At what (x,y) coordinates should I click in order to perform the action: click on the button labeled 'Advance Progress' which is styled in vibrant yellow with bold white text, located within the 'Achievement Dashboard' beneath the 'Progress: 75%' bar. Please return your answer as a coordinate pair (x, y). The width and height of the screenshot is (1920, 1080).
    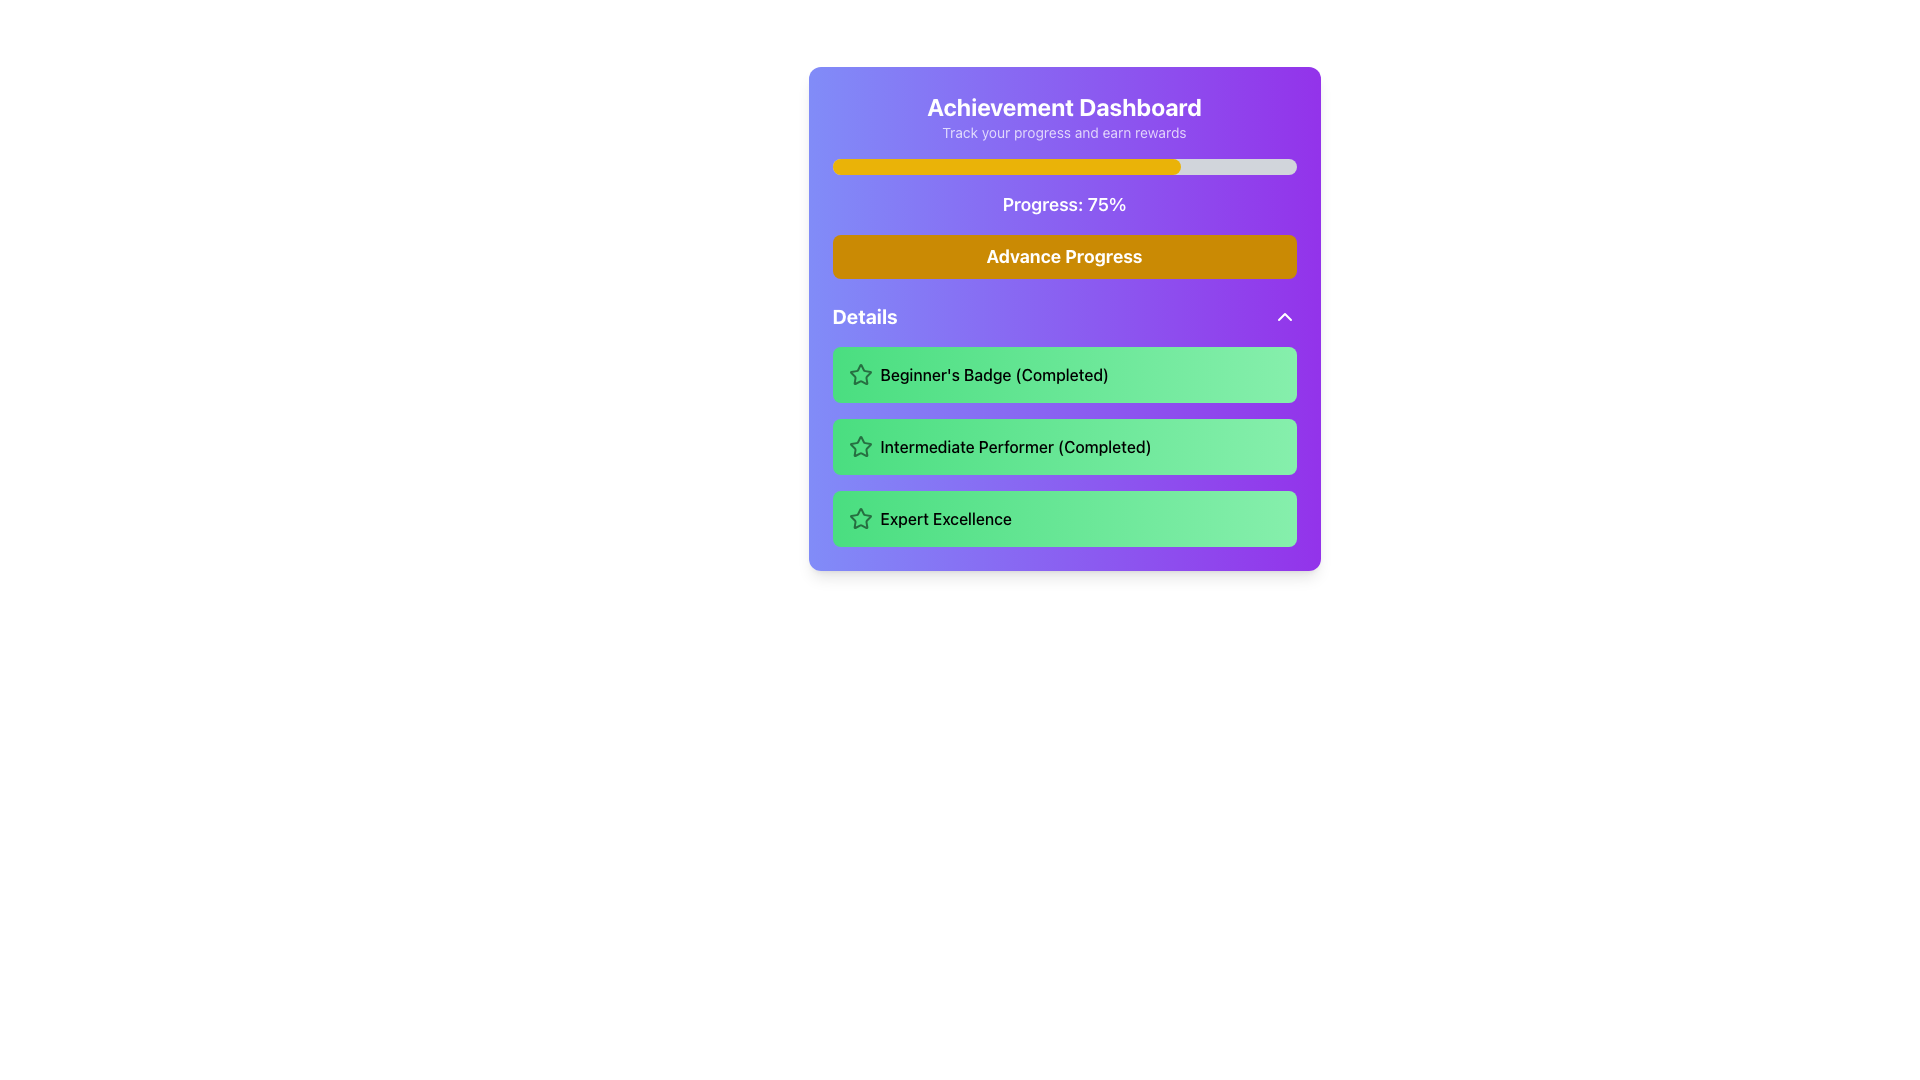
    Looking at the image, I should click on (1063, 256).